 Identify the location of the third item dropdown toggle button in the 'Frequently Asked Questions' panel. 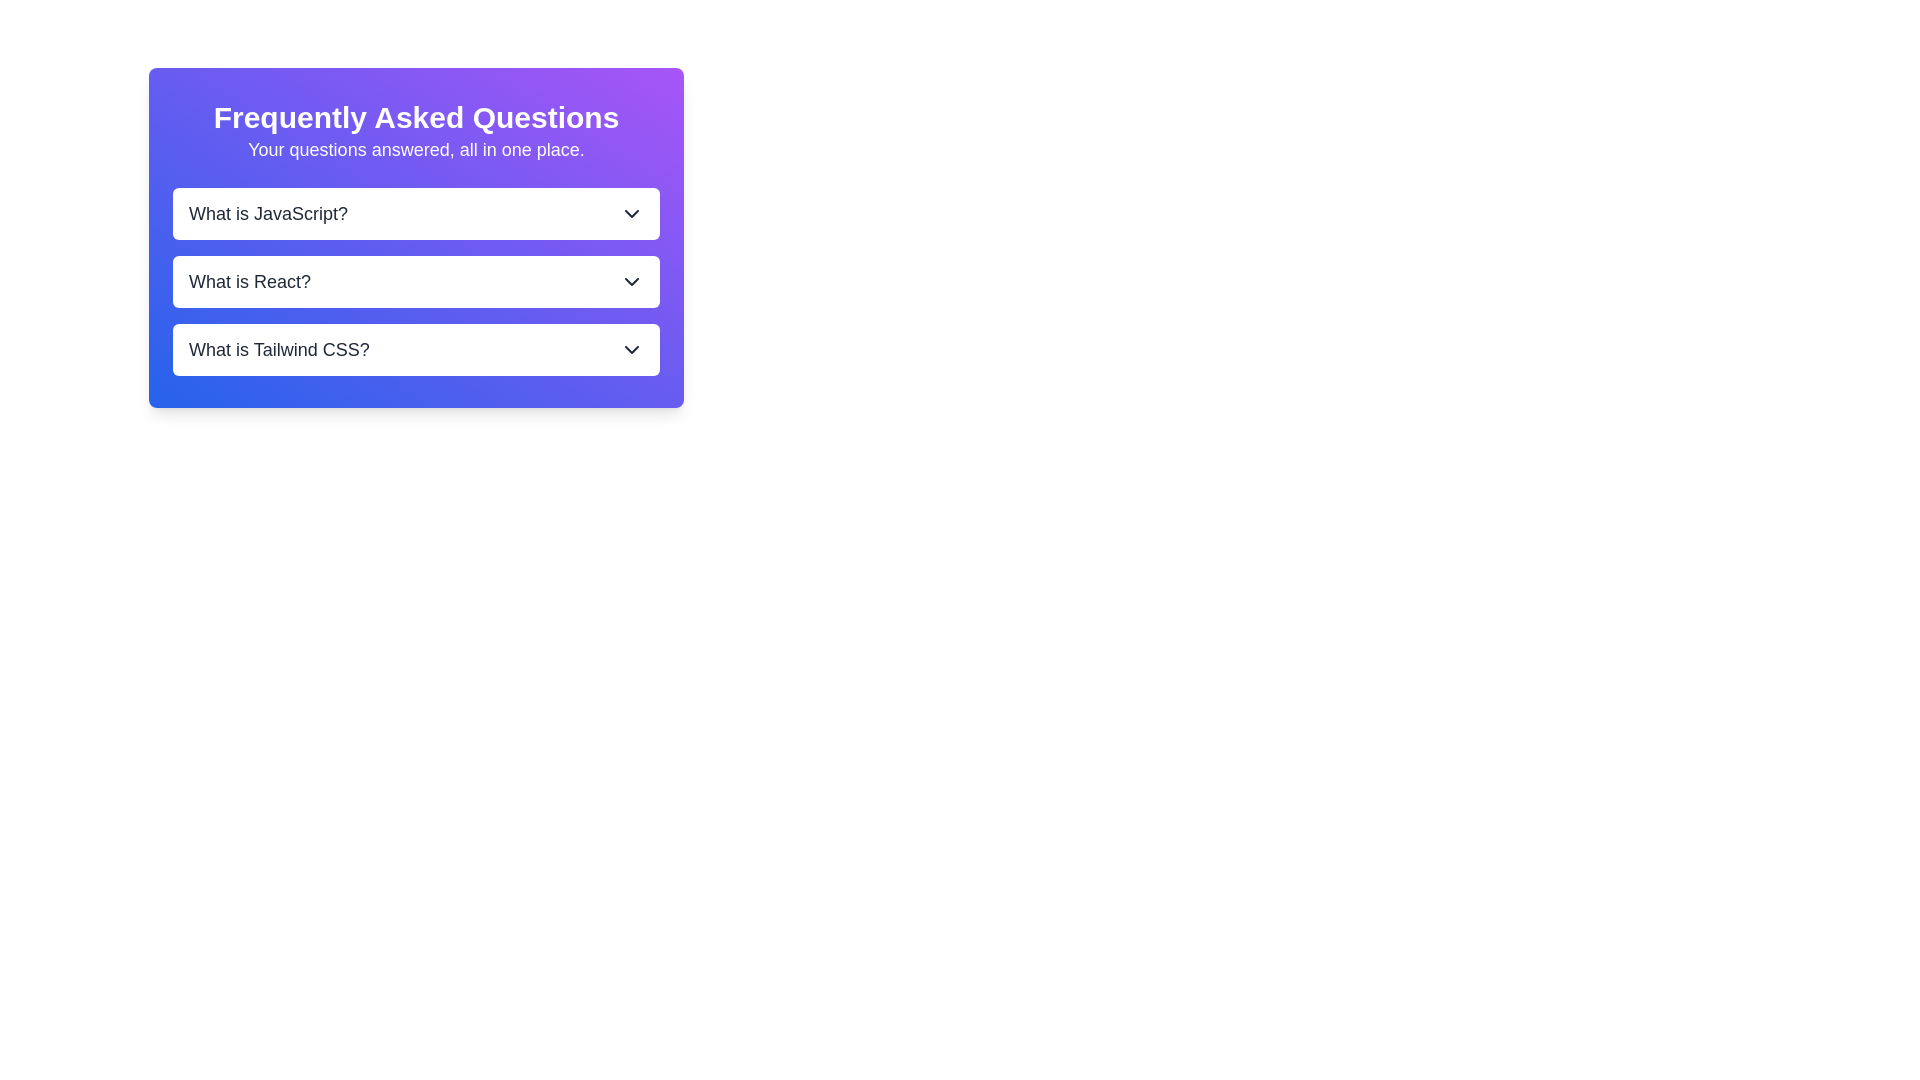
(415, 349).